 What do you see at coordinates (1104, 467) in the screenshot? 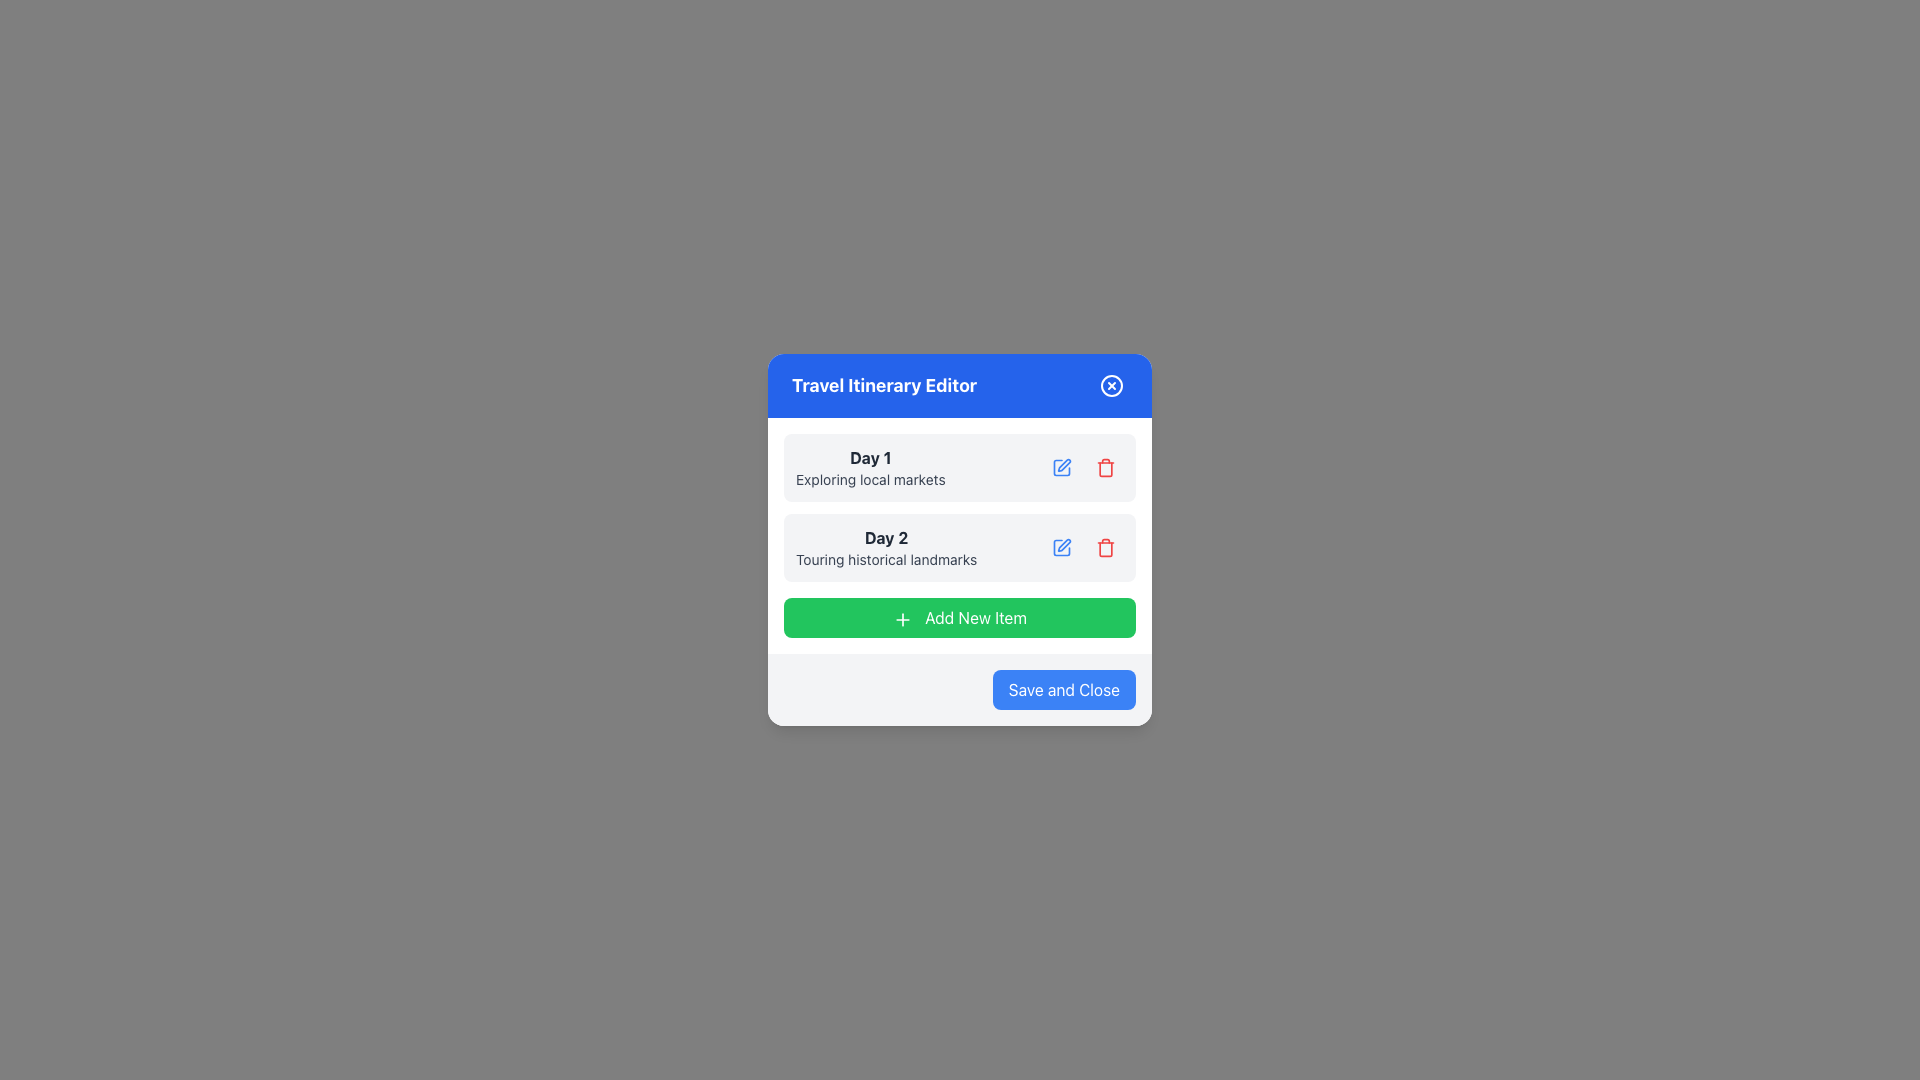
I see `the delete icon button located to the right of the 'Day 2' entry in the 'Travel Itinerary Editor' to trigger hover effects` at bounding box center [1104, 467].